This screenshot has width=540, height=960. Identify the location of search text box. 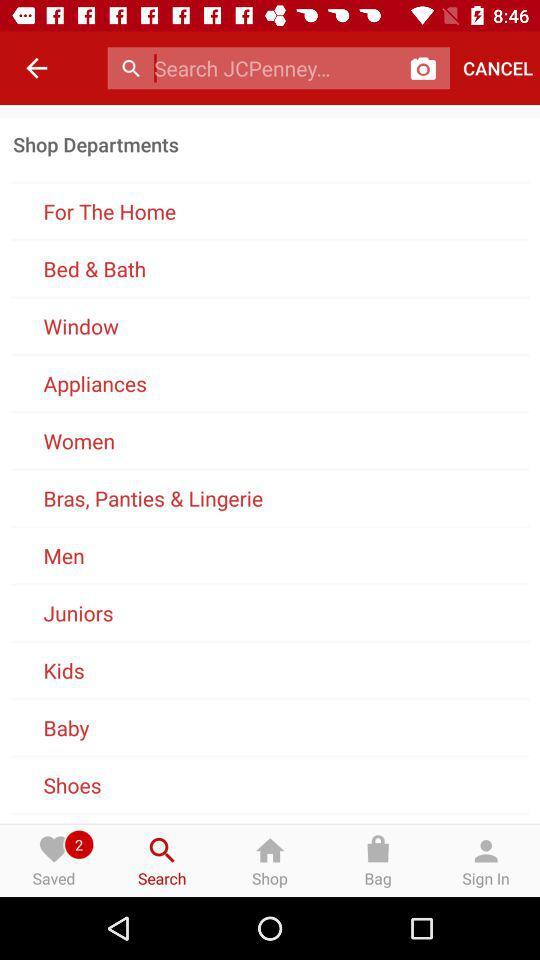
(274, 68).